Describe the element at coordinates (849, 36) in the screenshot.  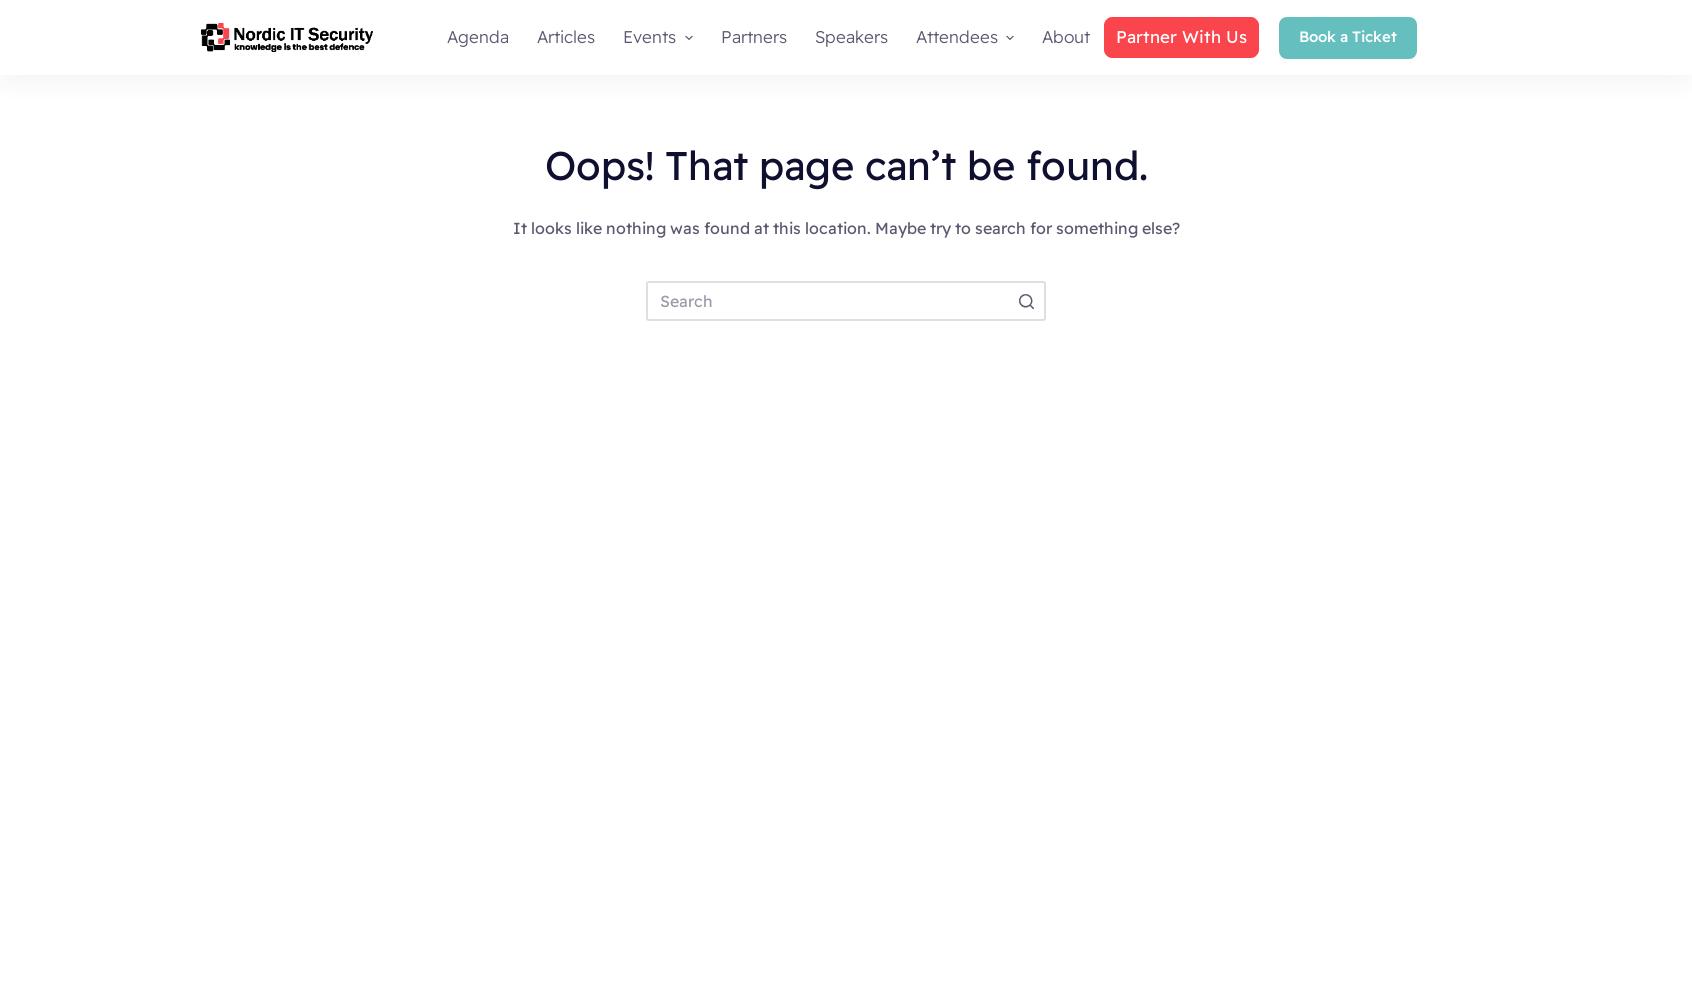
I see `'Speakers'` at that location.